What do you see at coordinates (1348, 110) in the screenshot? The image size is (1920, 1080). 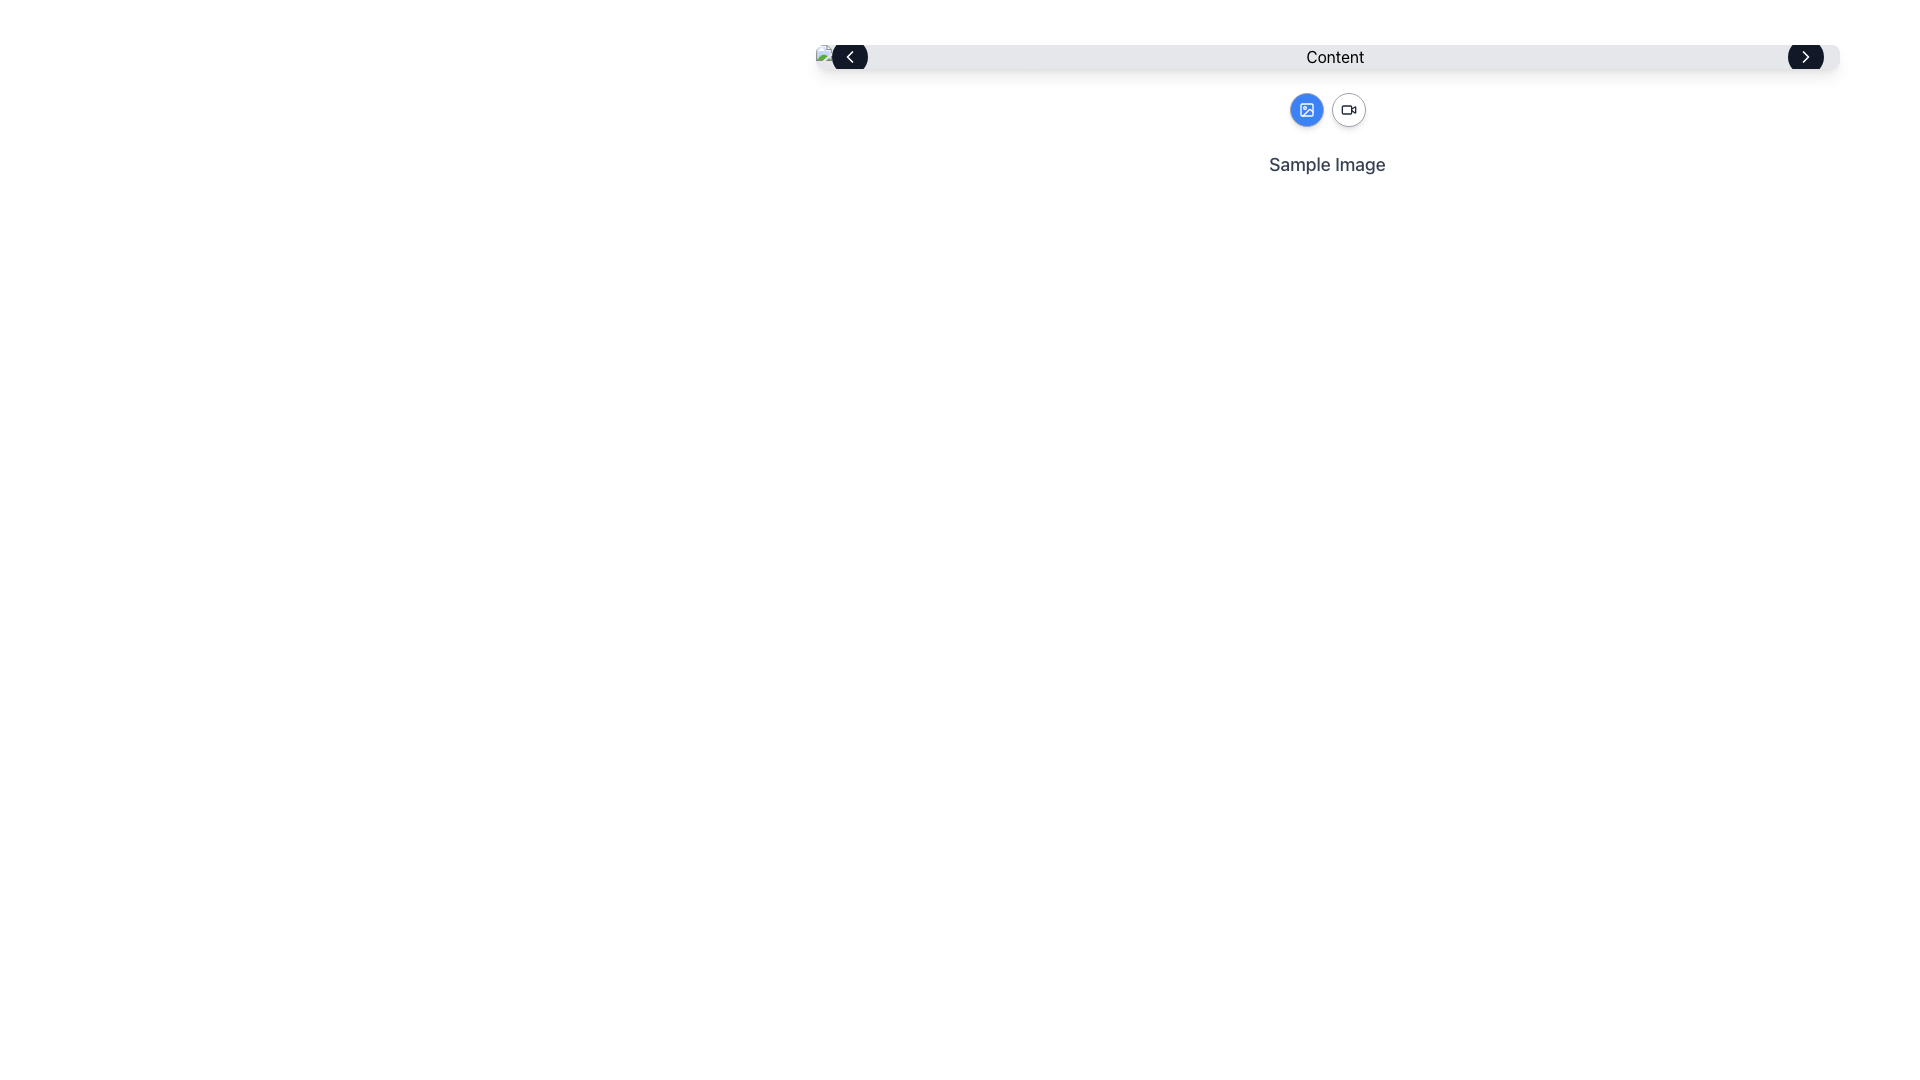 I see `the modern video icon button located in the top bar interface` at bounding box center [1348, 110].